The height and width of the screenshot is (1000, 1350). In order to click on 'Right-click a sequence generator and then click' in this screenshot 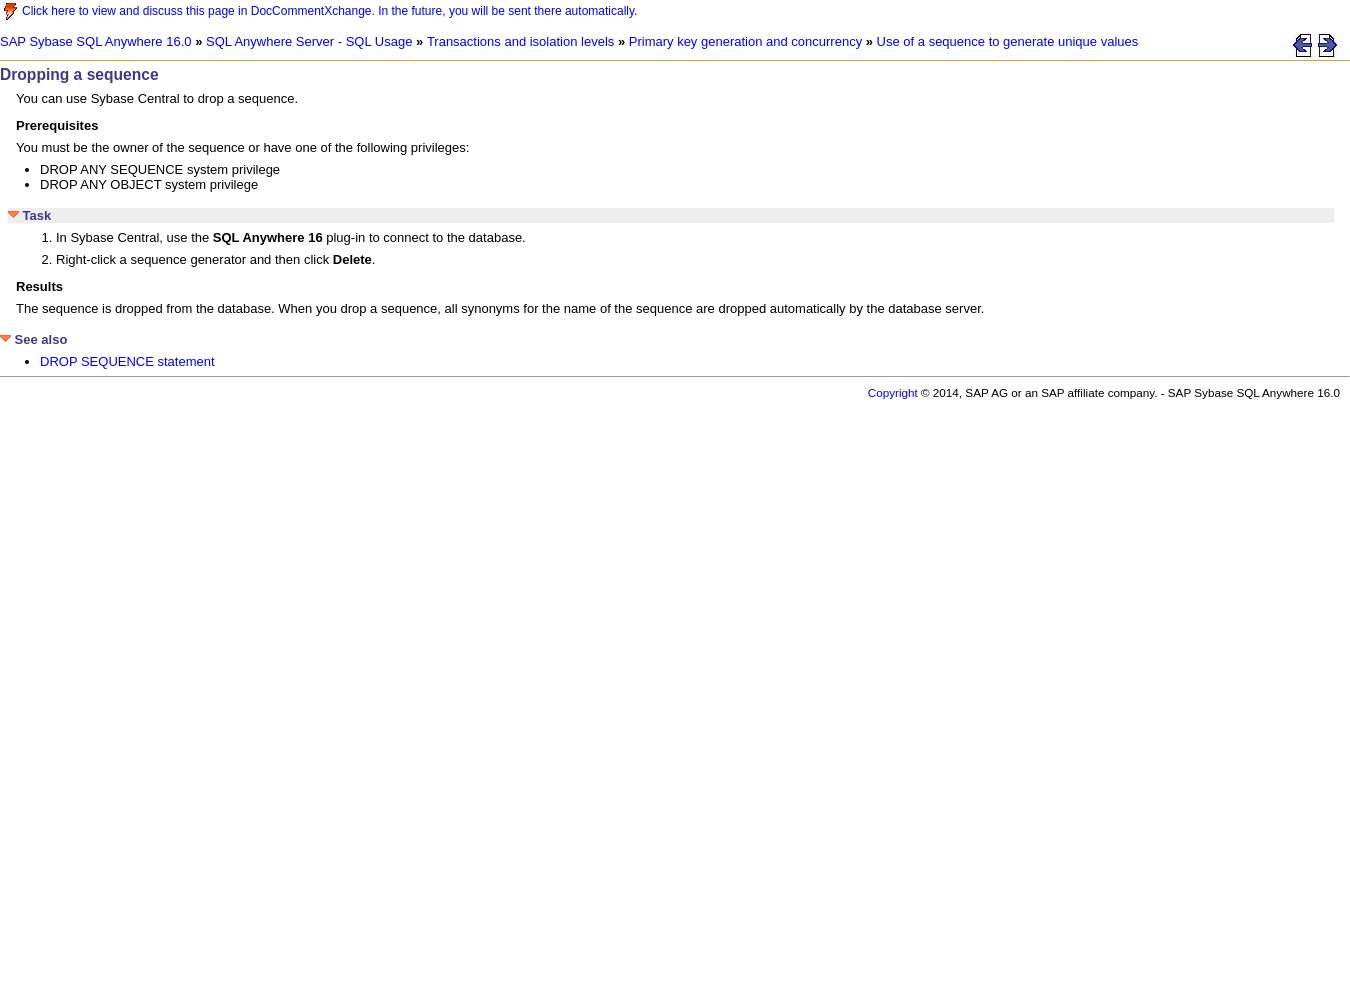, I will do `click(193, 258)`.